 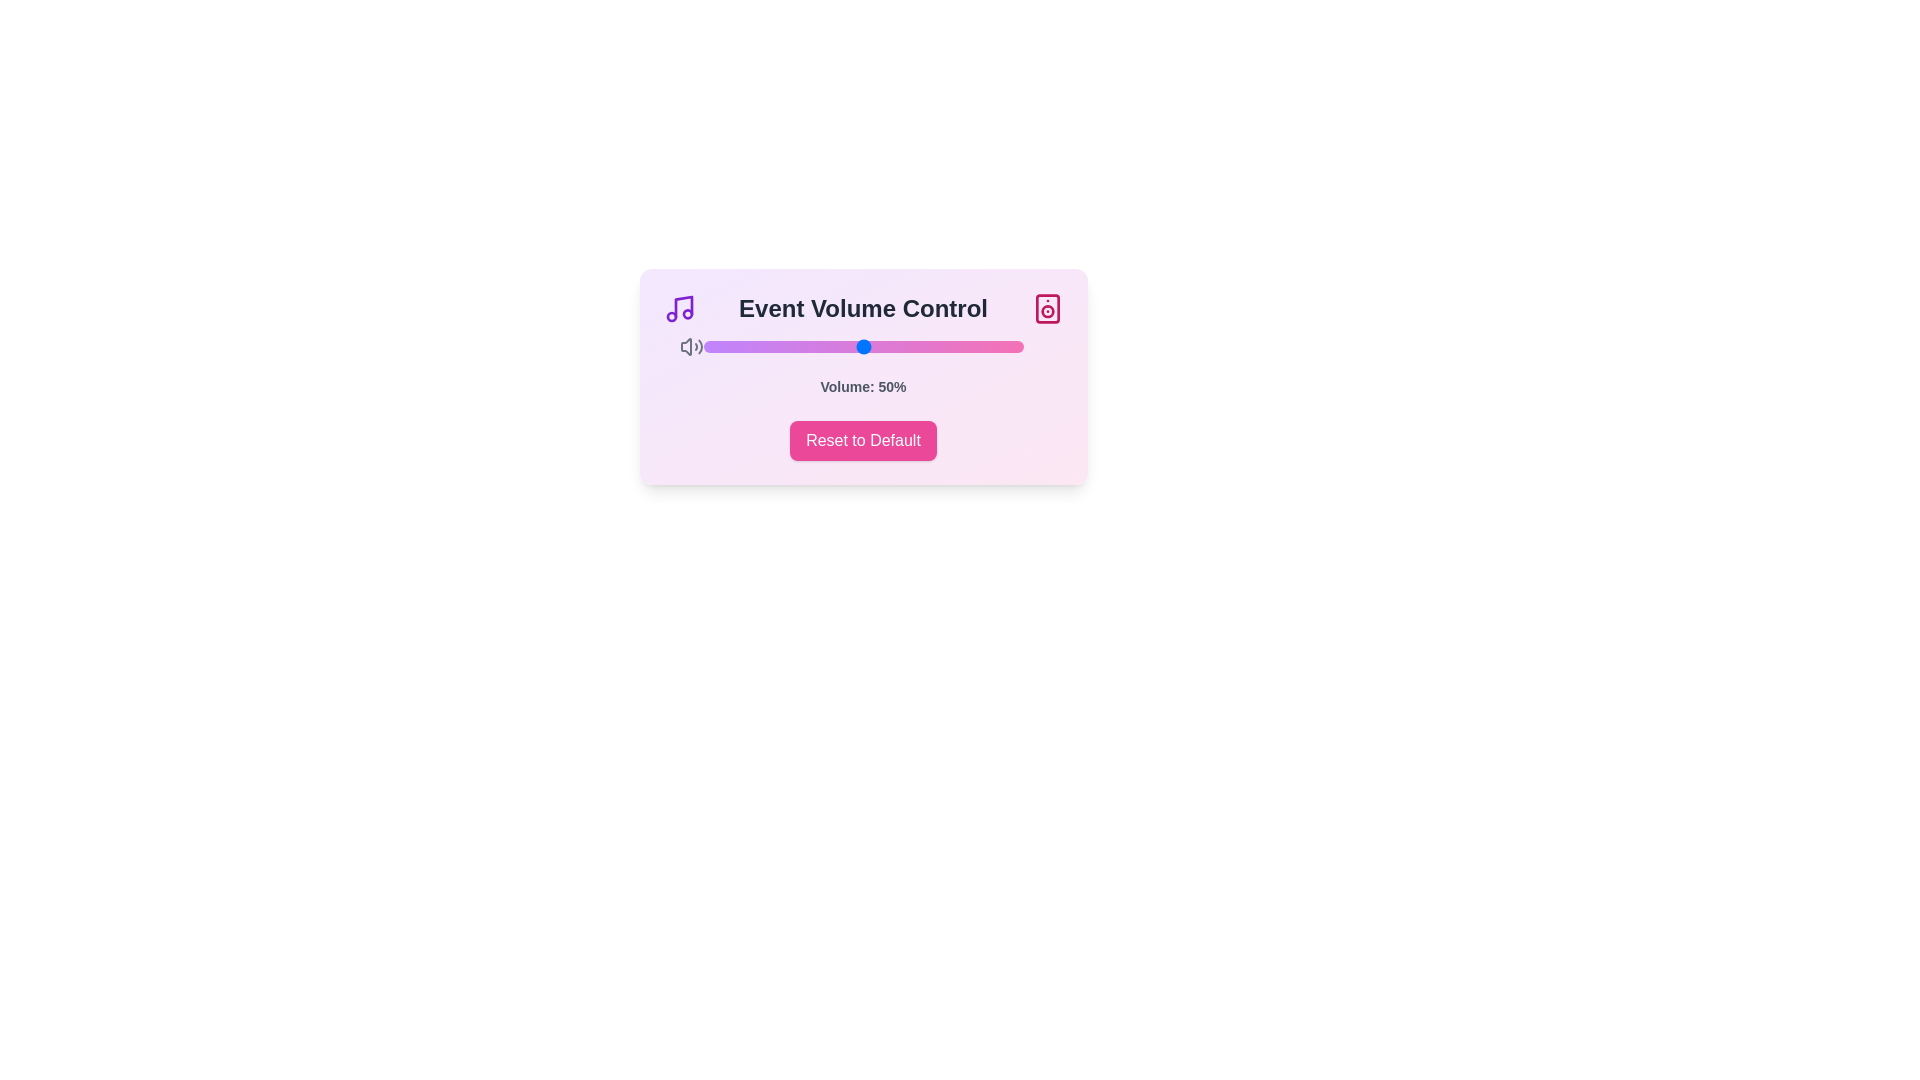 What do you see at coordinates (991, 346) in the screenshot?
I see `the volume slider to set the volume to 90%` at bounding box center [991, 346].